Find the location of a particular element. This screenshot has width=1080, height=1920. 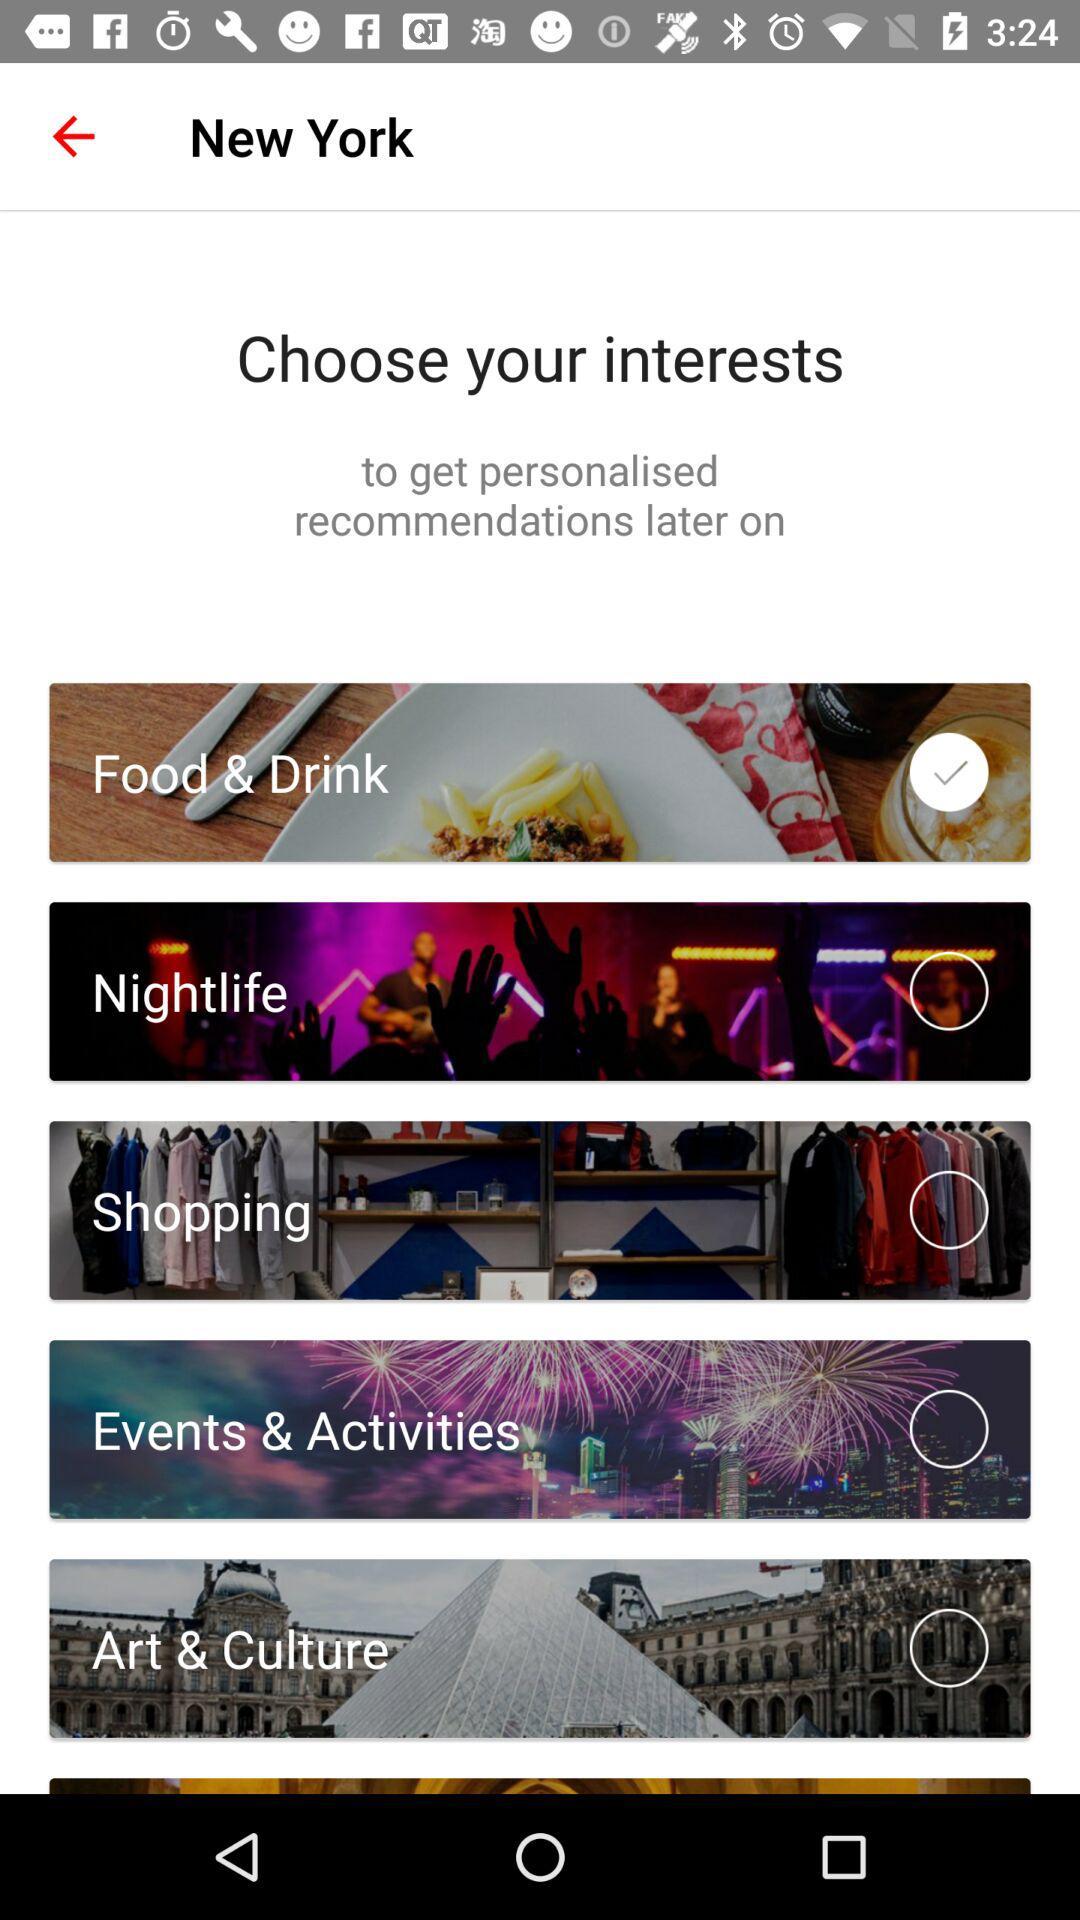

art & culture icon is located at coordinates (219, 1648).